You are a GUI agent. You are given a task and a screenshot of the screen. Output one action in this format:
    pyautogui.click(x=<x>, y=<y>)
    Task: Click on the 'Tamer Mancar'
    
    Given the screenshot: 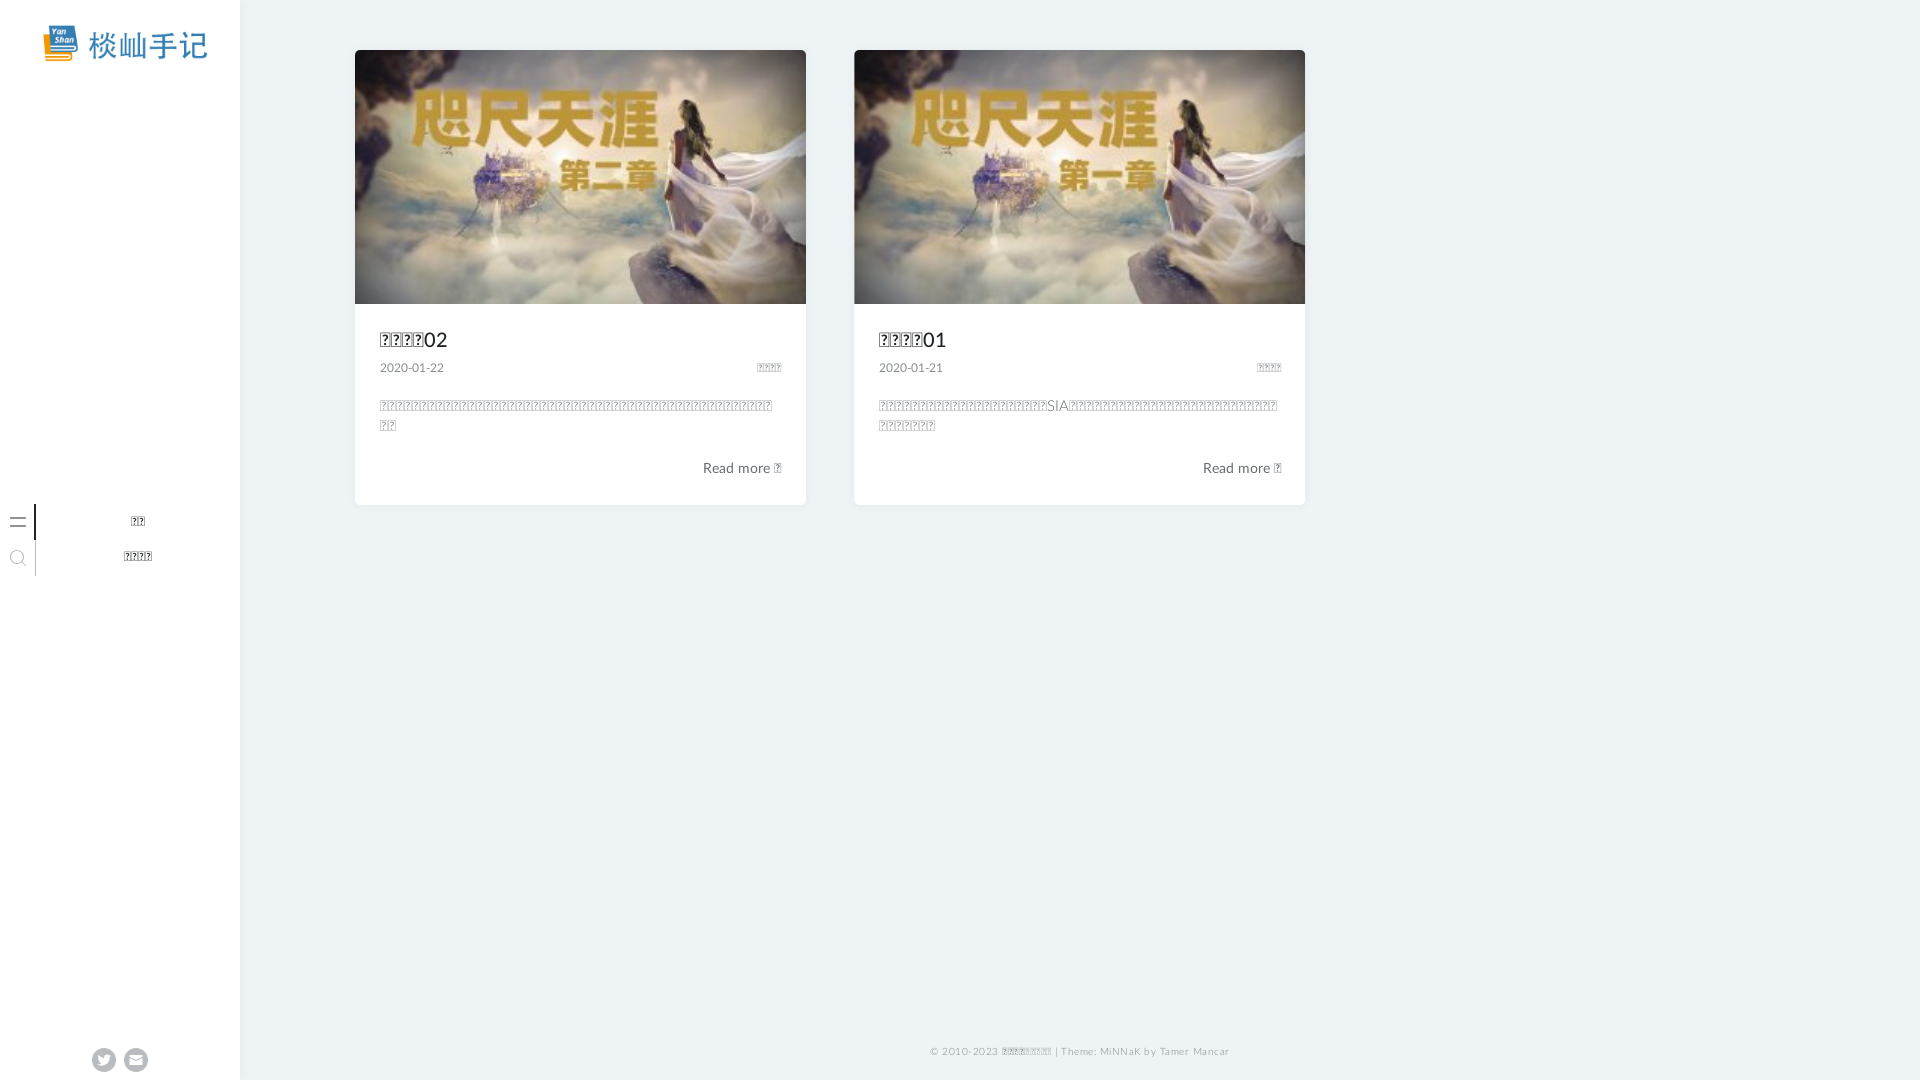 What is the action you would take?
    pyautogui.click(x=1195, y=1051)
    